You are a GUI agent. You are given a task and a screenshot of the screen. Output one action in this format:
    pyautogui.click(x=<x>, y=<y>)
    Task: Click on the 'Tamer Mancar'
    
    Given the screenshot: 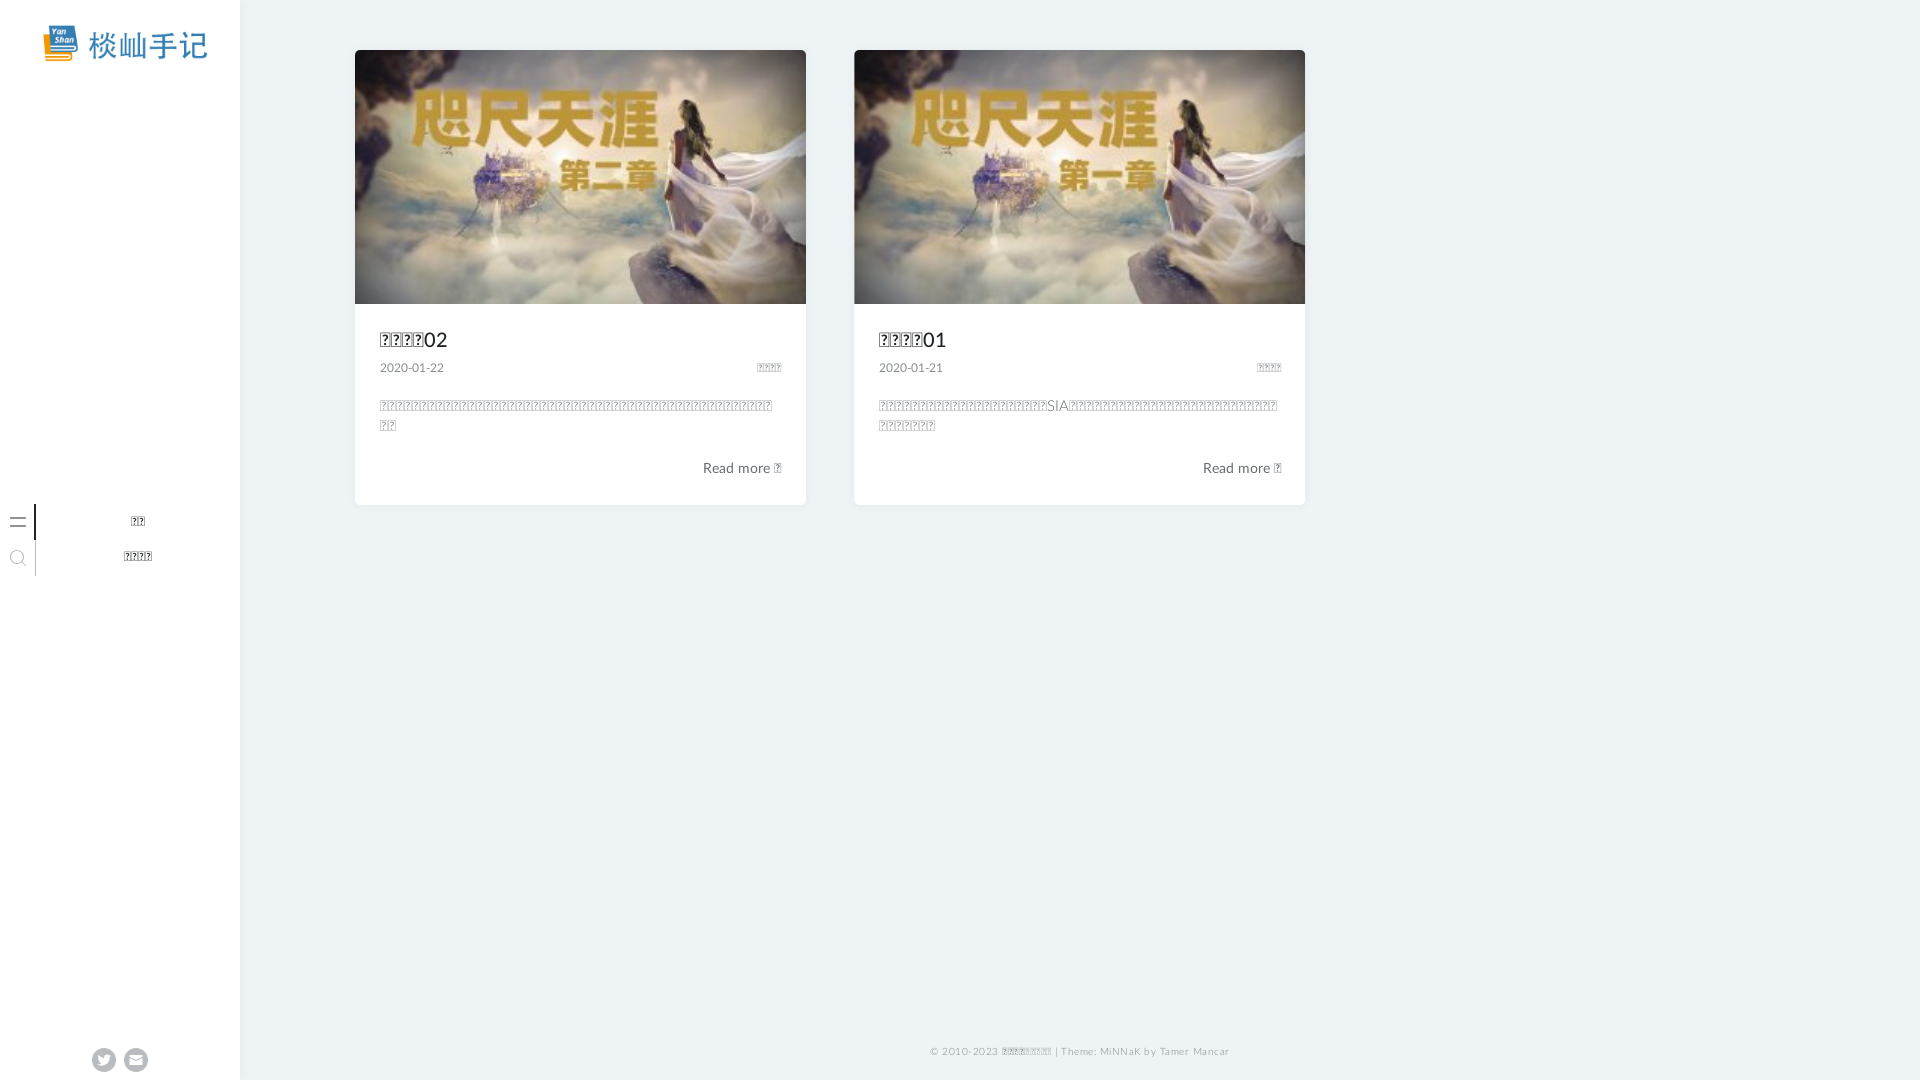 What is the action you would take?
    pyautogui.click(x=1195, y=1051)
    